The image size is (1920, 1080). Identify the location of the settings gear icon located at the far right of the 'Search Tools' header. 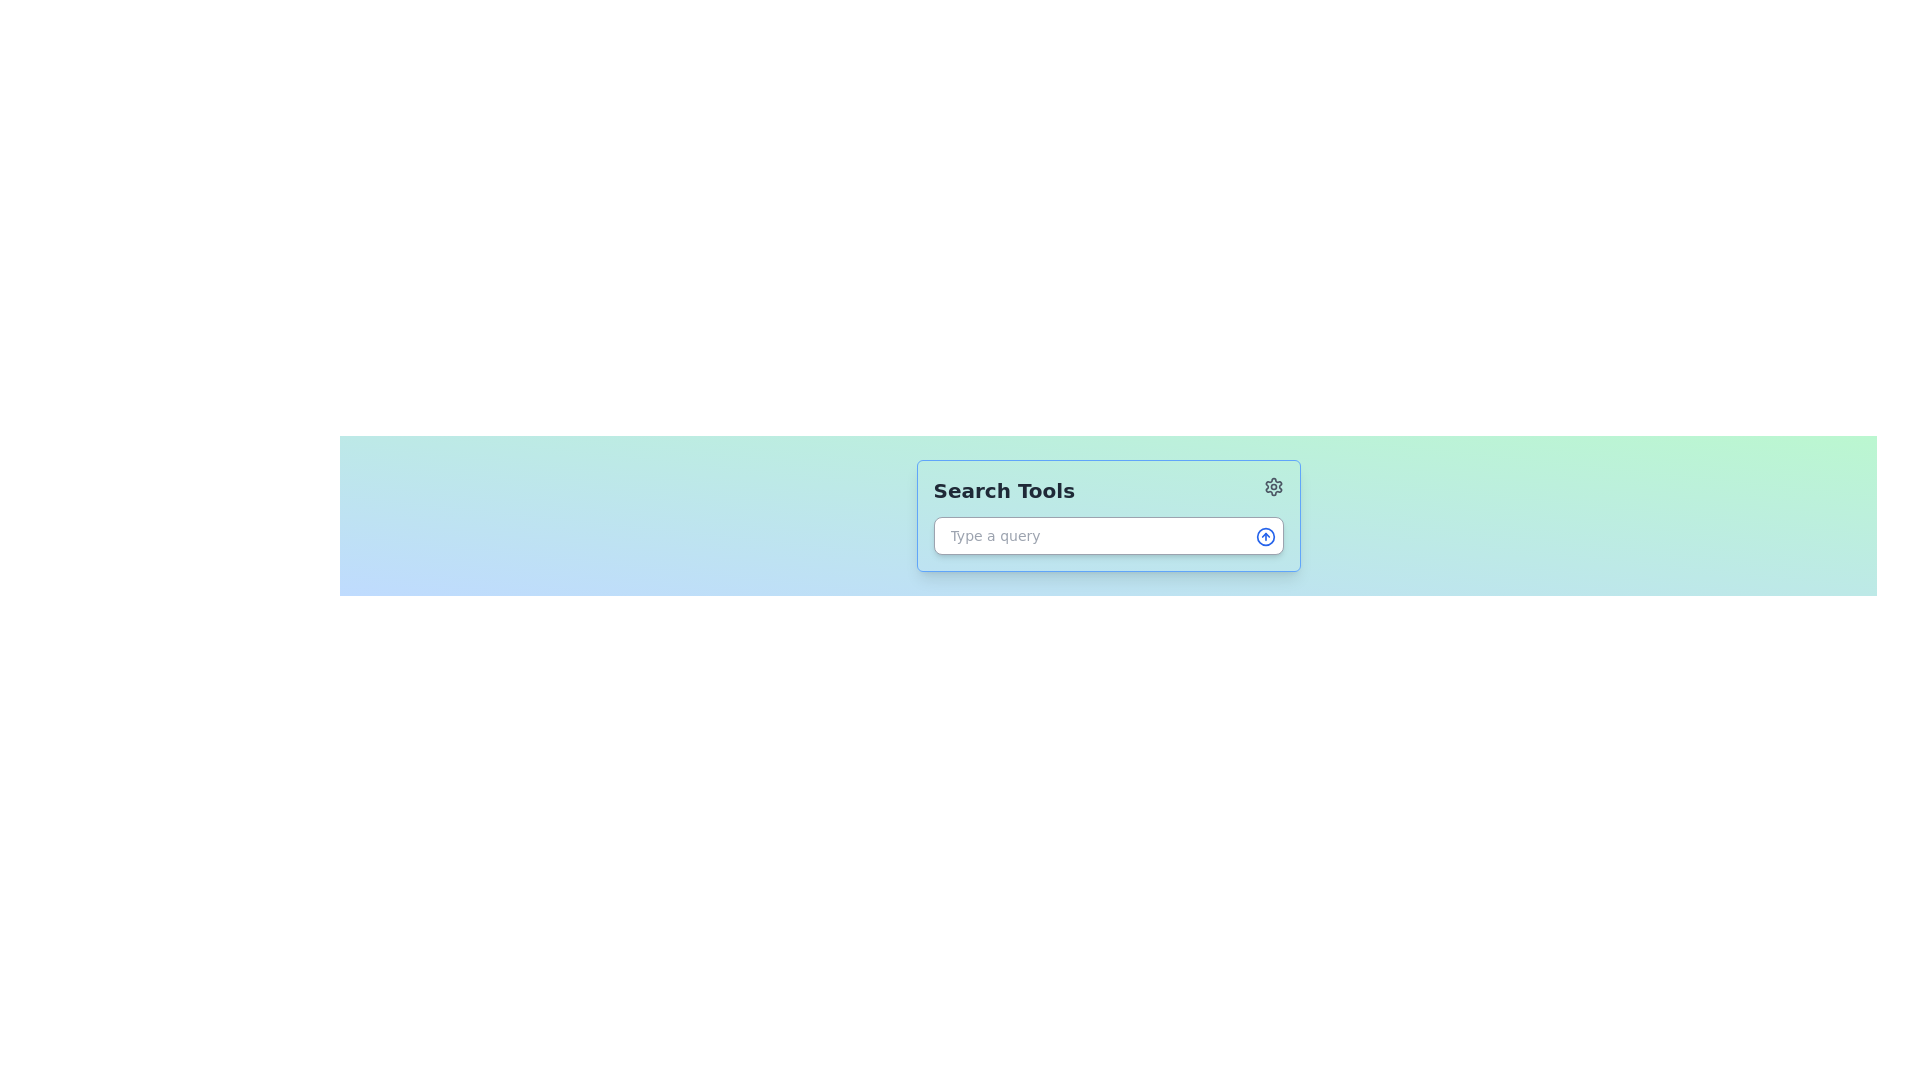
(1272, 486).